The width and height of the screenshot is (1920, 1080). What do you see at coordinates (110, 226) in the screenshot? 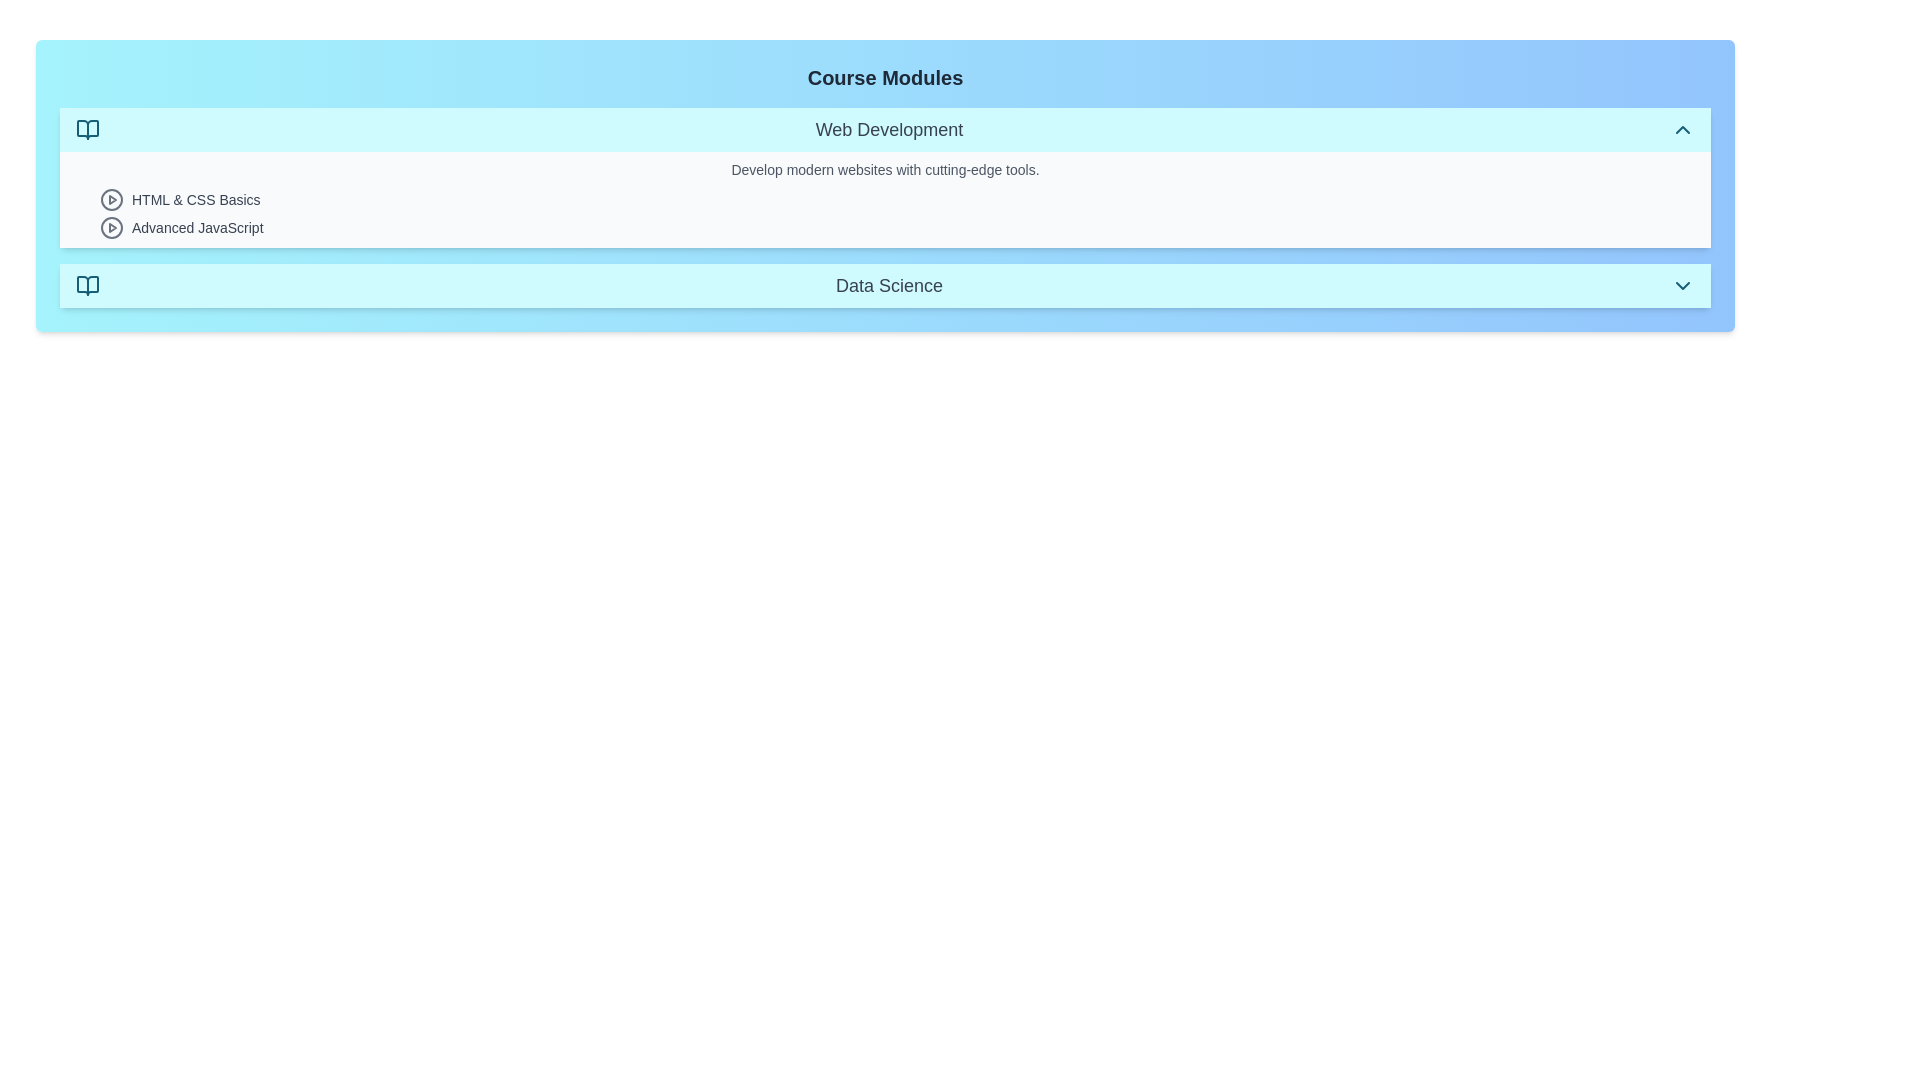
I see `the SVG outline circle that serves as the outer circle of the video play button within the 'Advanced JavaScript' item of the 'Web Development' module` at bounding box center [110, 226].